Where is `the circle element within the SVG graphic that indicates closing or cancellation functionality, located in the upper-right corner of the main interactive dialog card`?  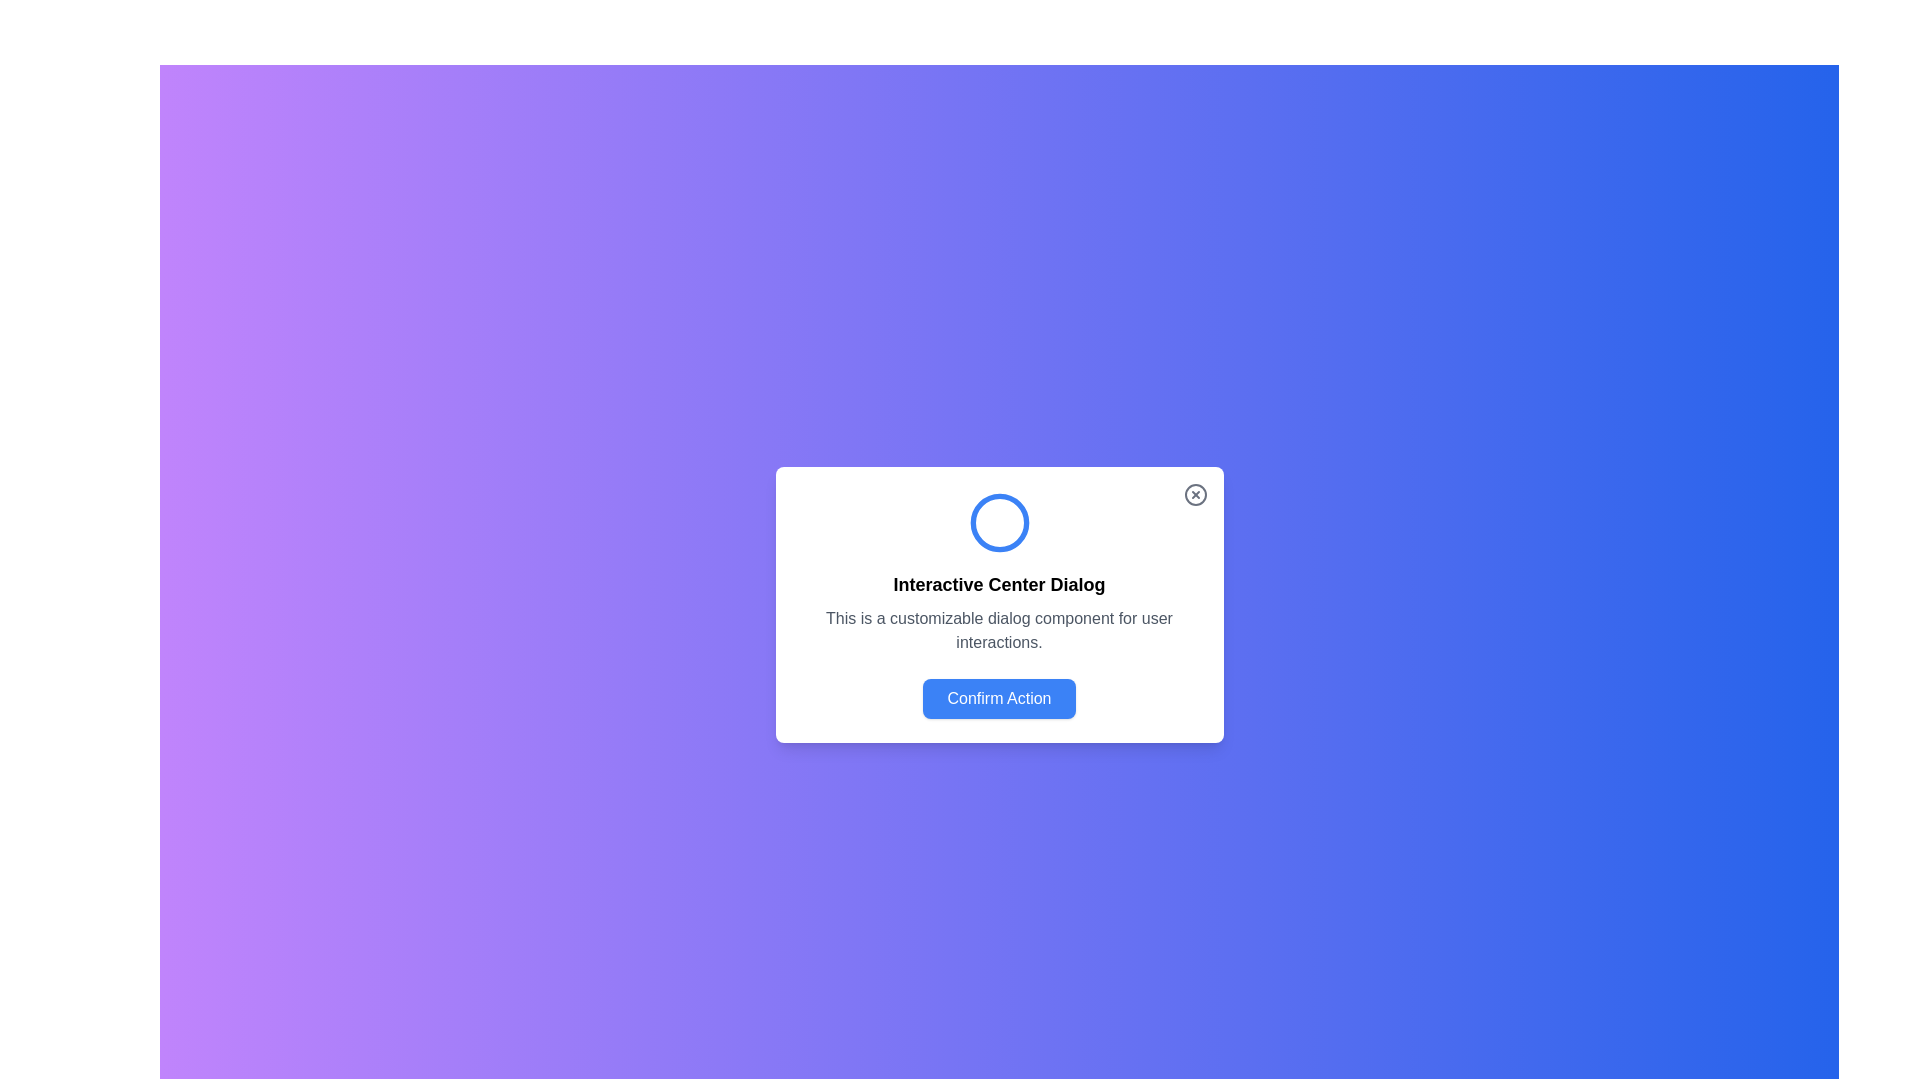 the circle element within the SVG graphic that indicates closing or cancellation functionality, located in the upper-right corner of the main interactive dialog card is located at coordinates (1195, 494).